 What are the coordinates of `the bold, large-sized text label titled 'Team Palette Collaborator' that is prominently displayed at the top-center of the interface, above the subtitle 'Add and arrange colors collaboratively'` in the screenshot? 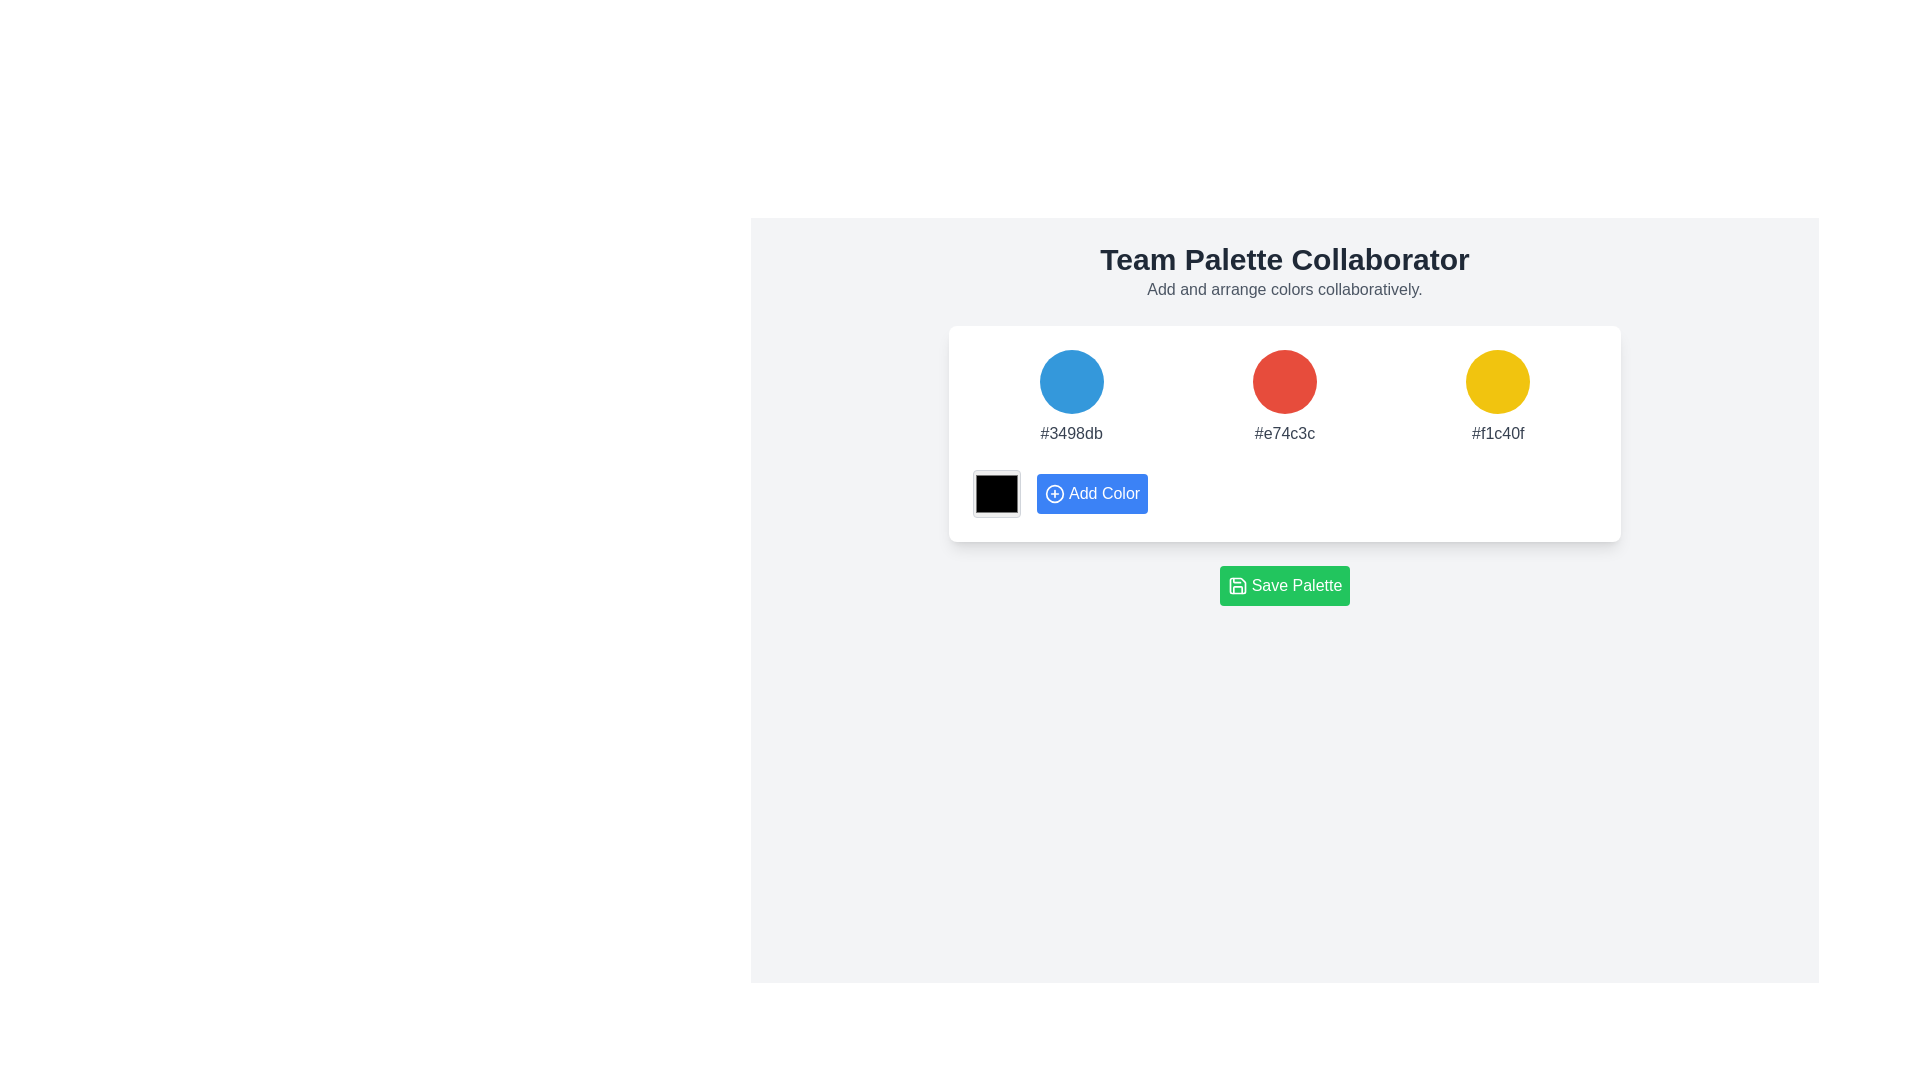 It's located at (1285, 258).